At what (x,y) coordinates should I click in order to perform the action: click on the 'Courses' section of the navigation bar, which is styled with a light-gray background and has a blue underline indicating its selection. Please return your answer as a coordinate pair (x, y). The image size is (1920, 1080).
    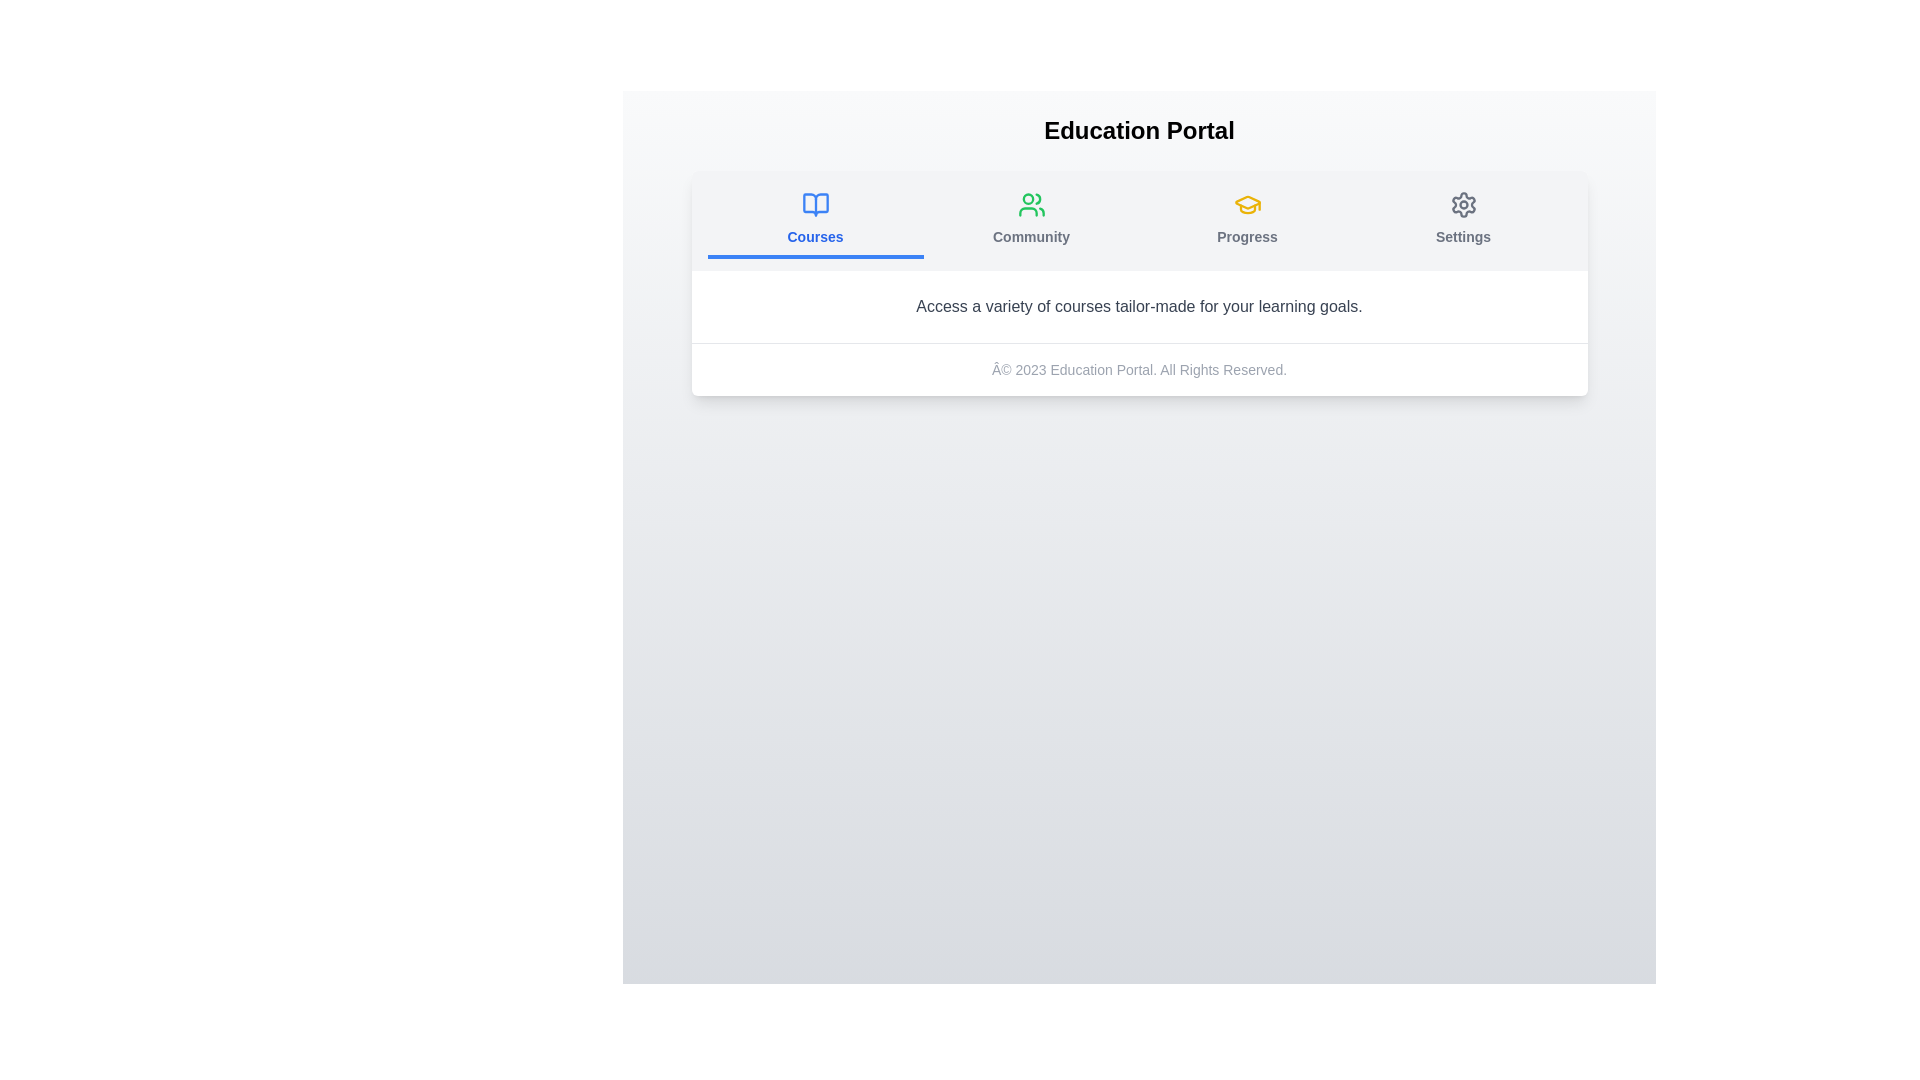
    Looking at the image, I should click on (1139, 220).